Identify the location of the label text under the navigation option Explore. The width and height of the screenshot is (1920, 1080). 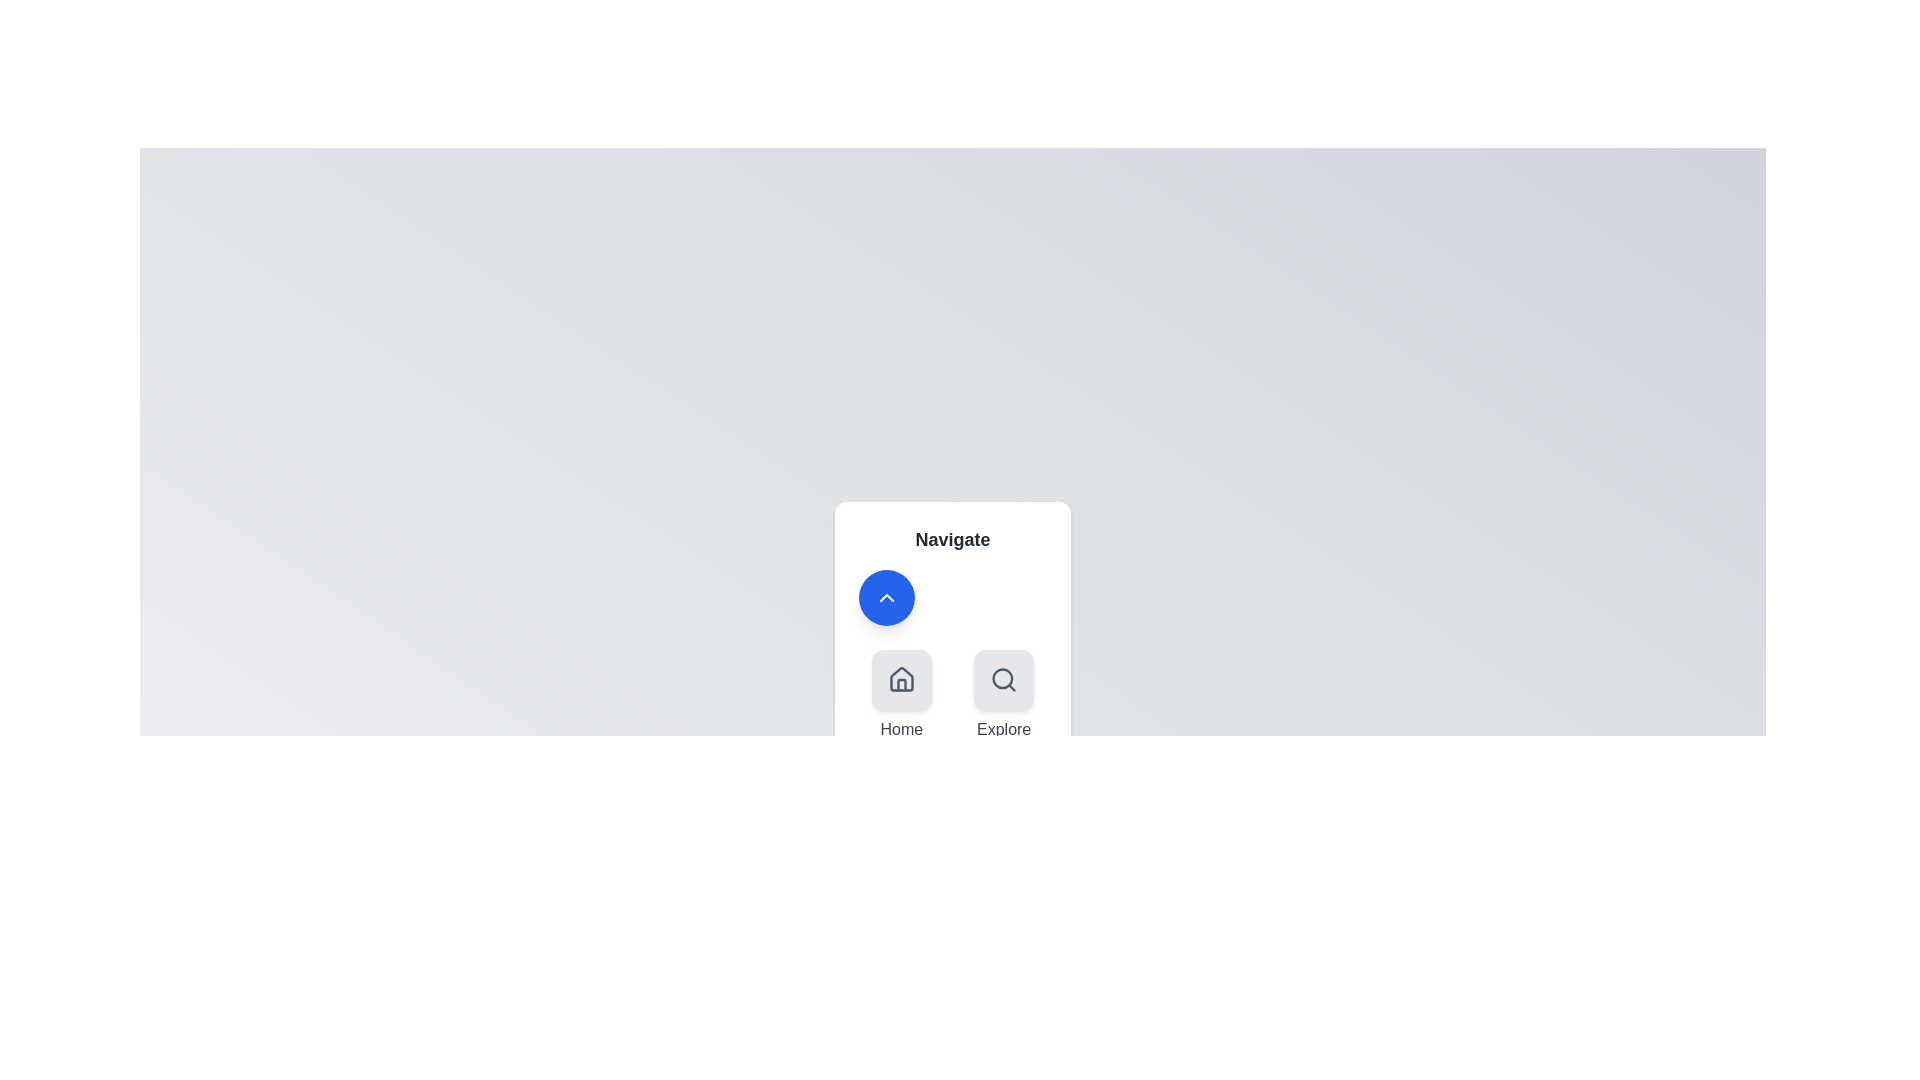
(1004, 729).